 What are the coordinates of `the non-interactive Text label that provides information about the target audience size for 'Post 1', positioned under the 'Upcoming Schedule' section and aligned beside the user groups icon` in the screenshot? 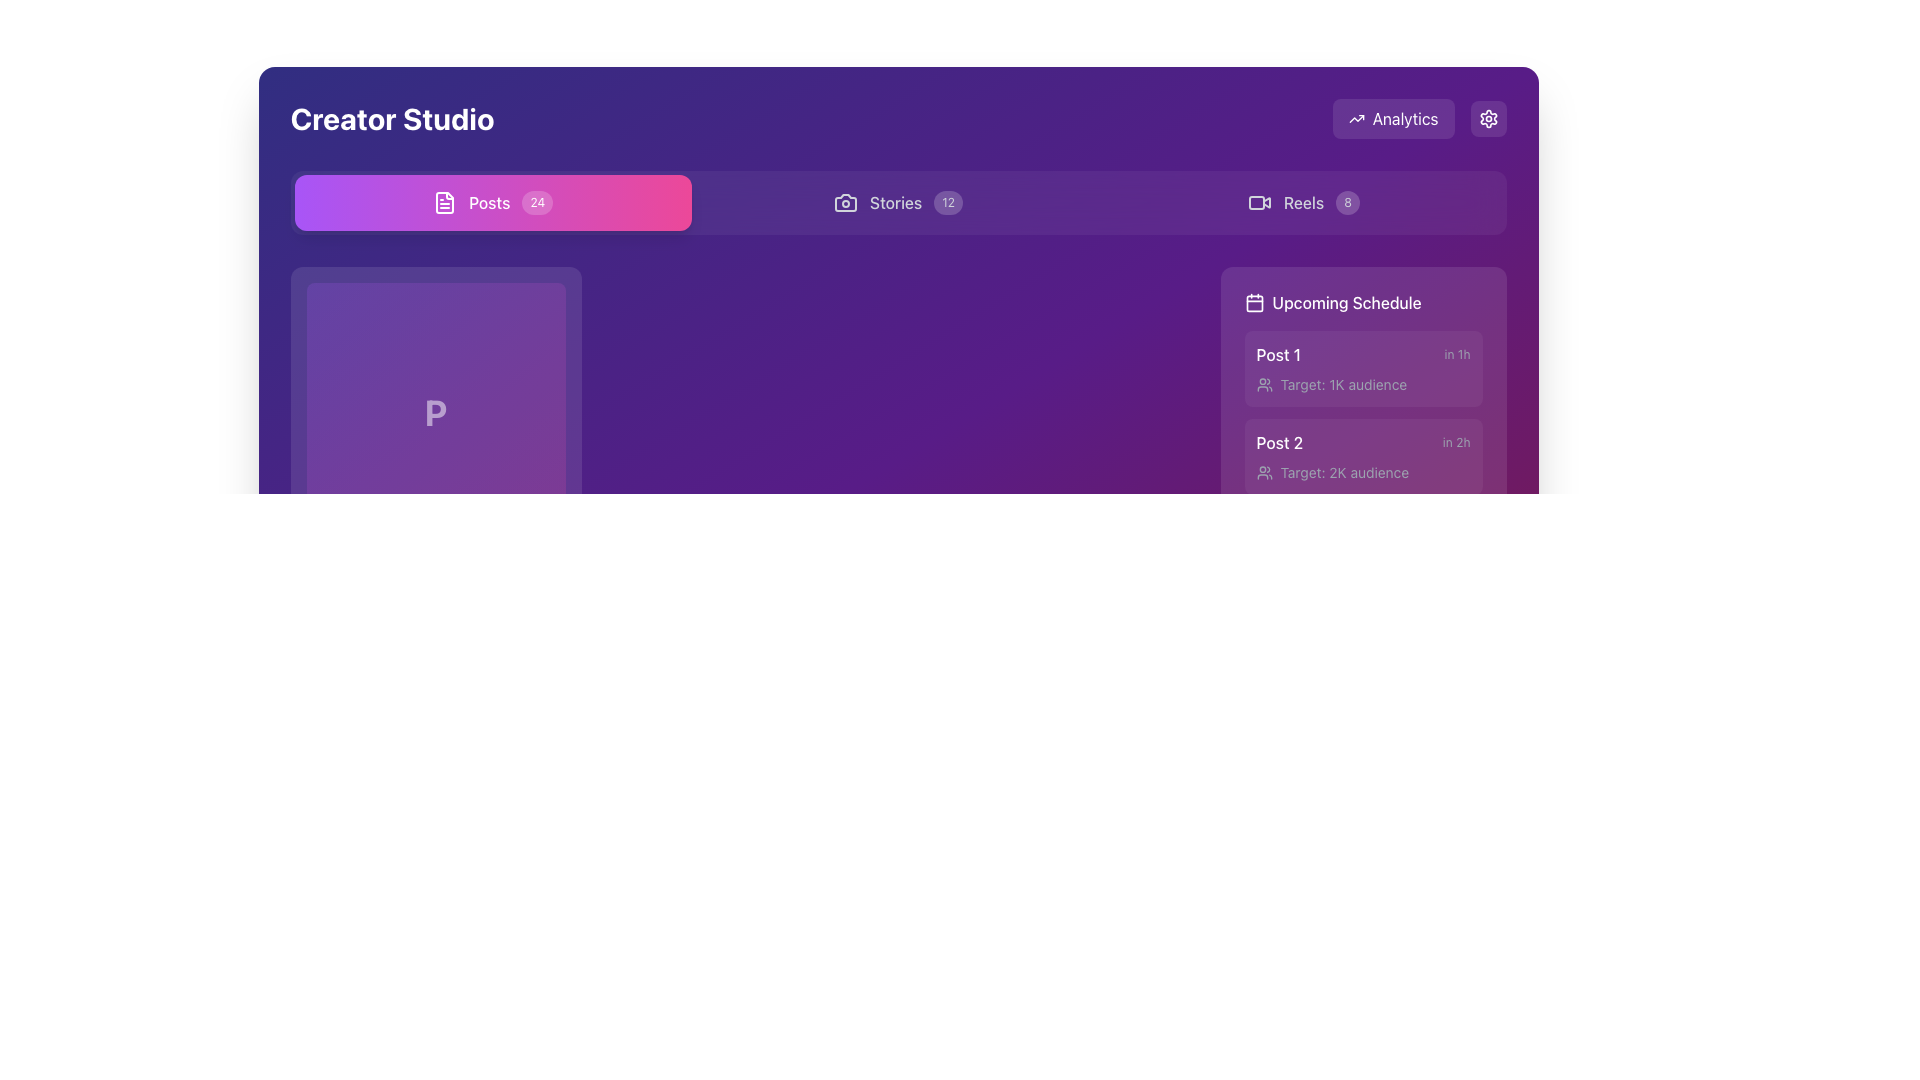 It's located at (1343, 385).